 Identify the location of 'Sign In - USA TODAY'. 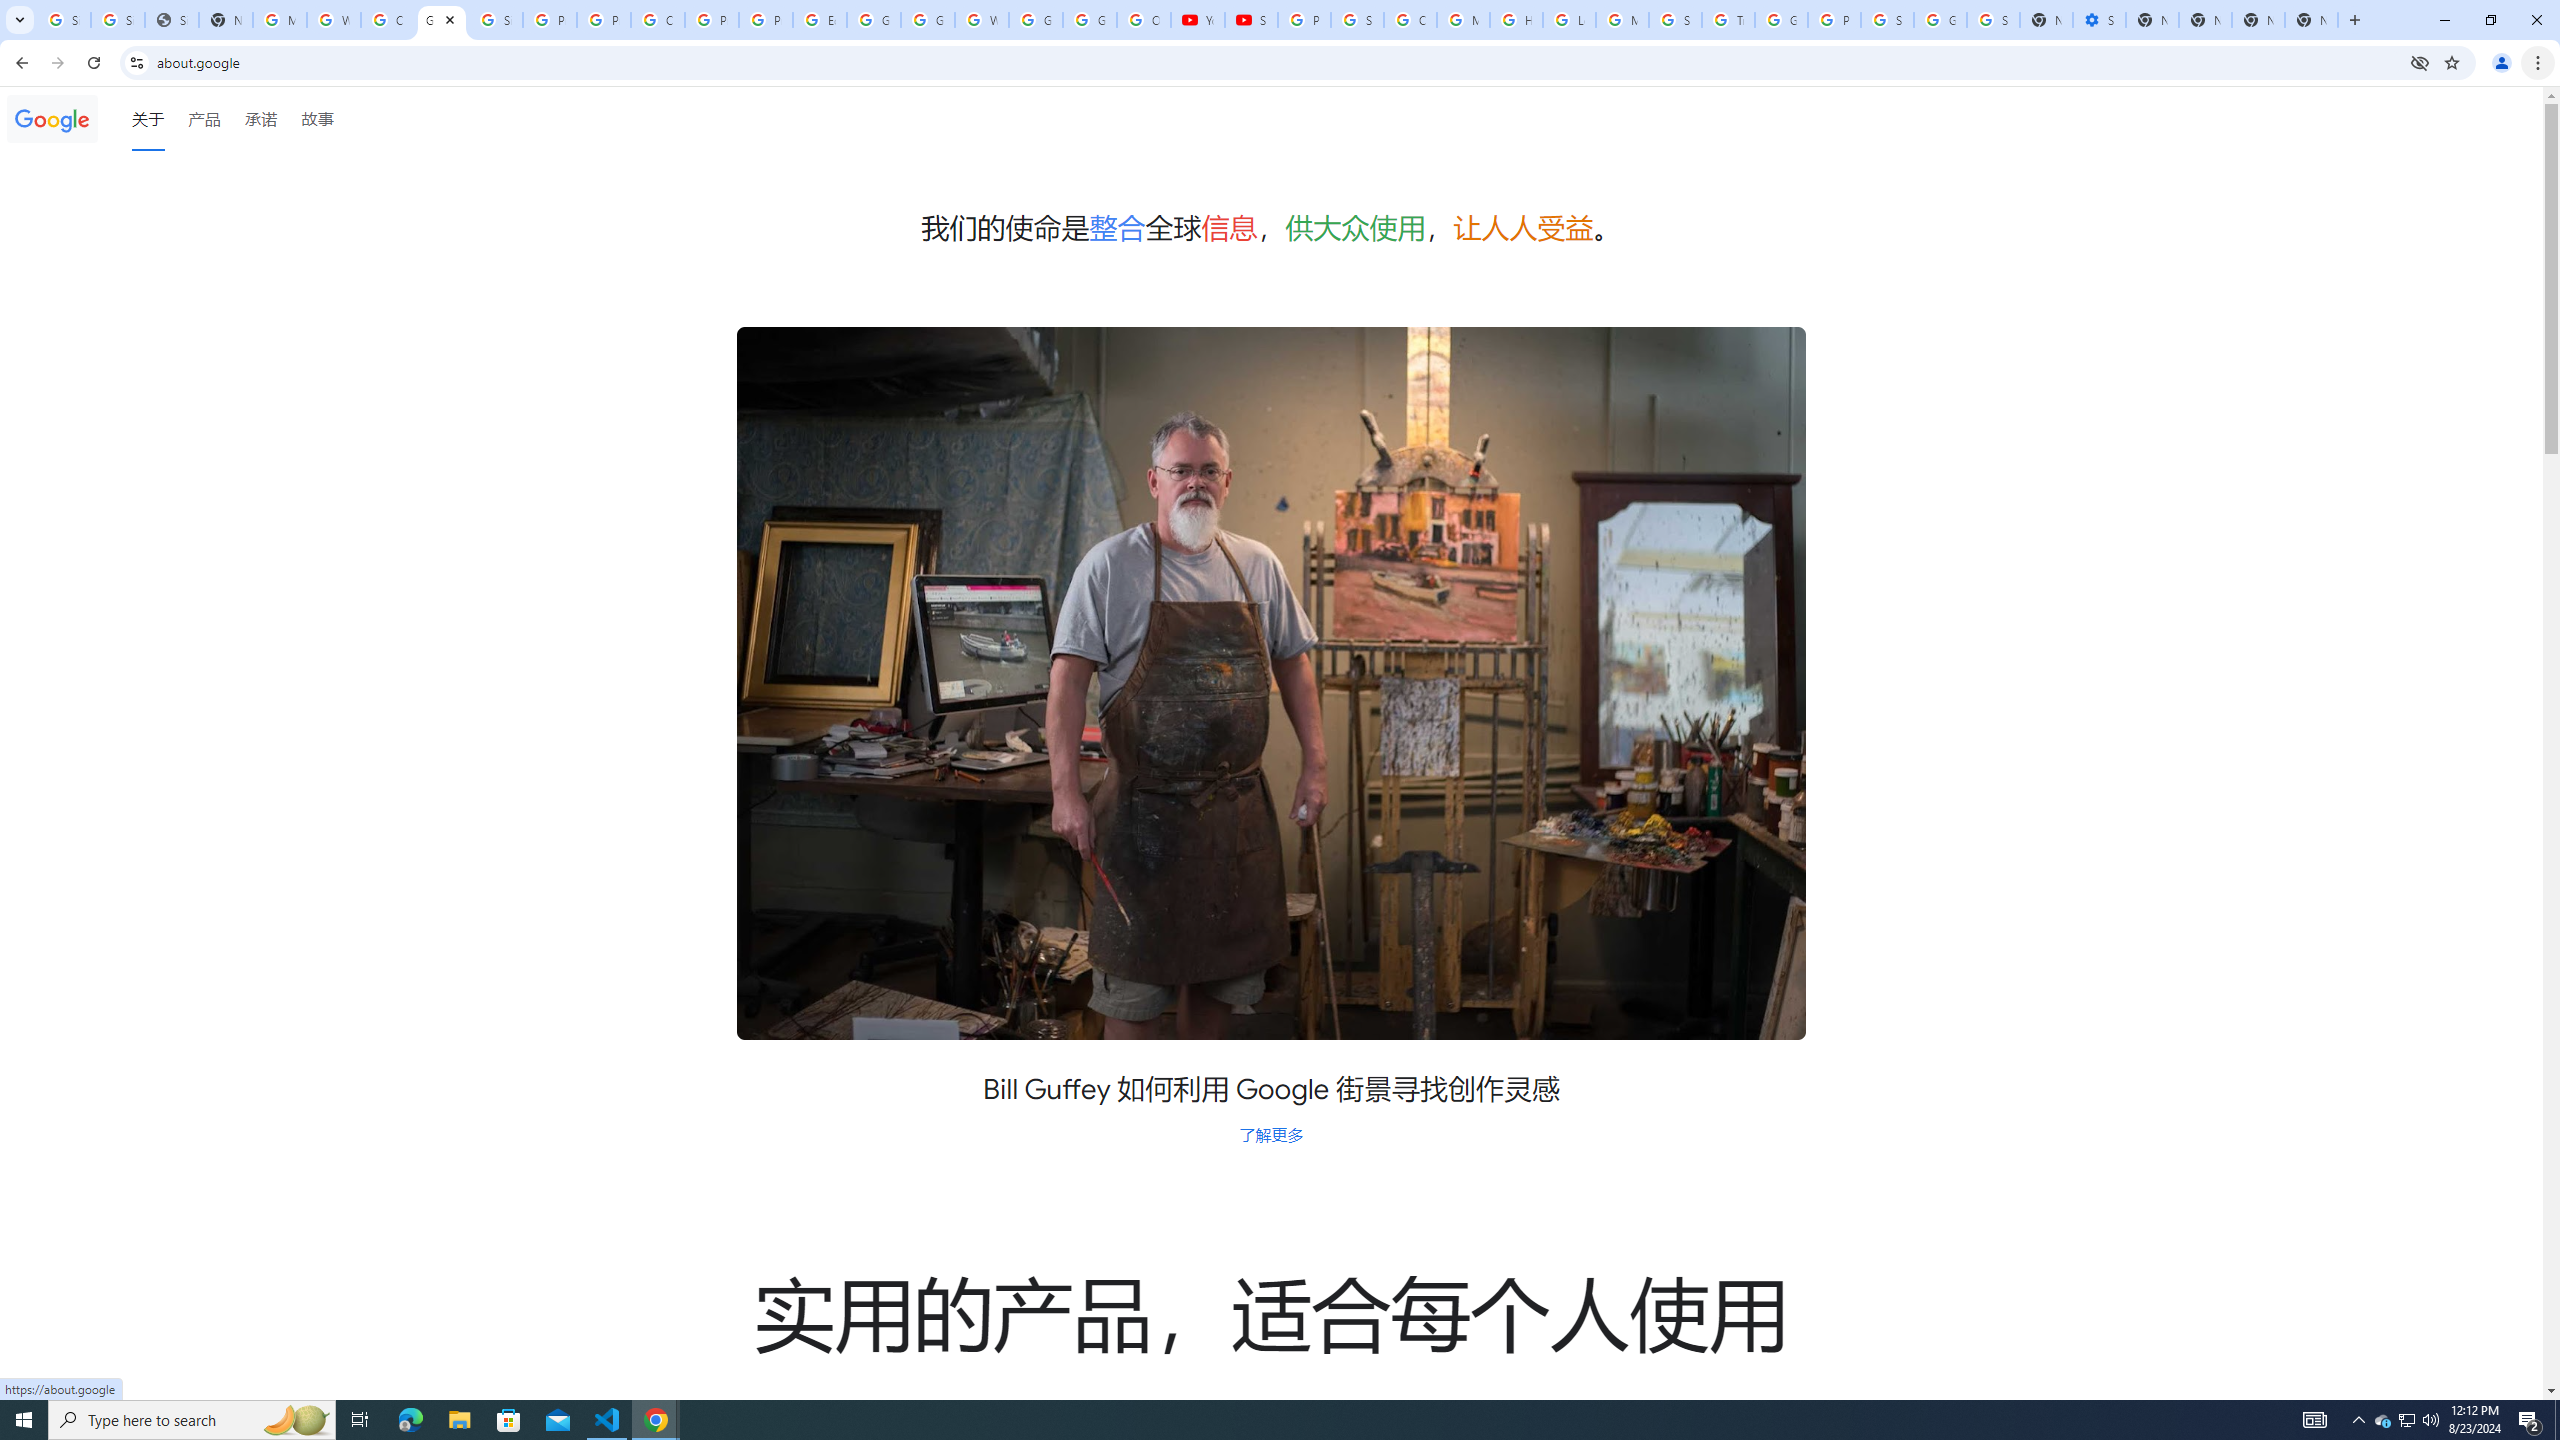
(171, 19).